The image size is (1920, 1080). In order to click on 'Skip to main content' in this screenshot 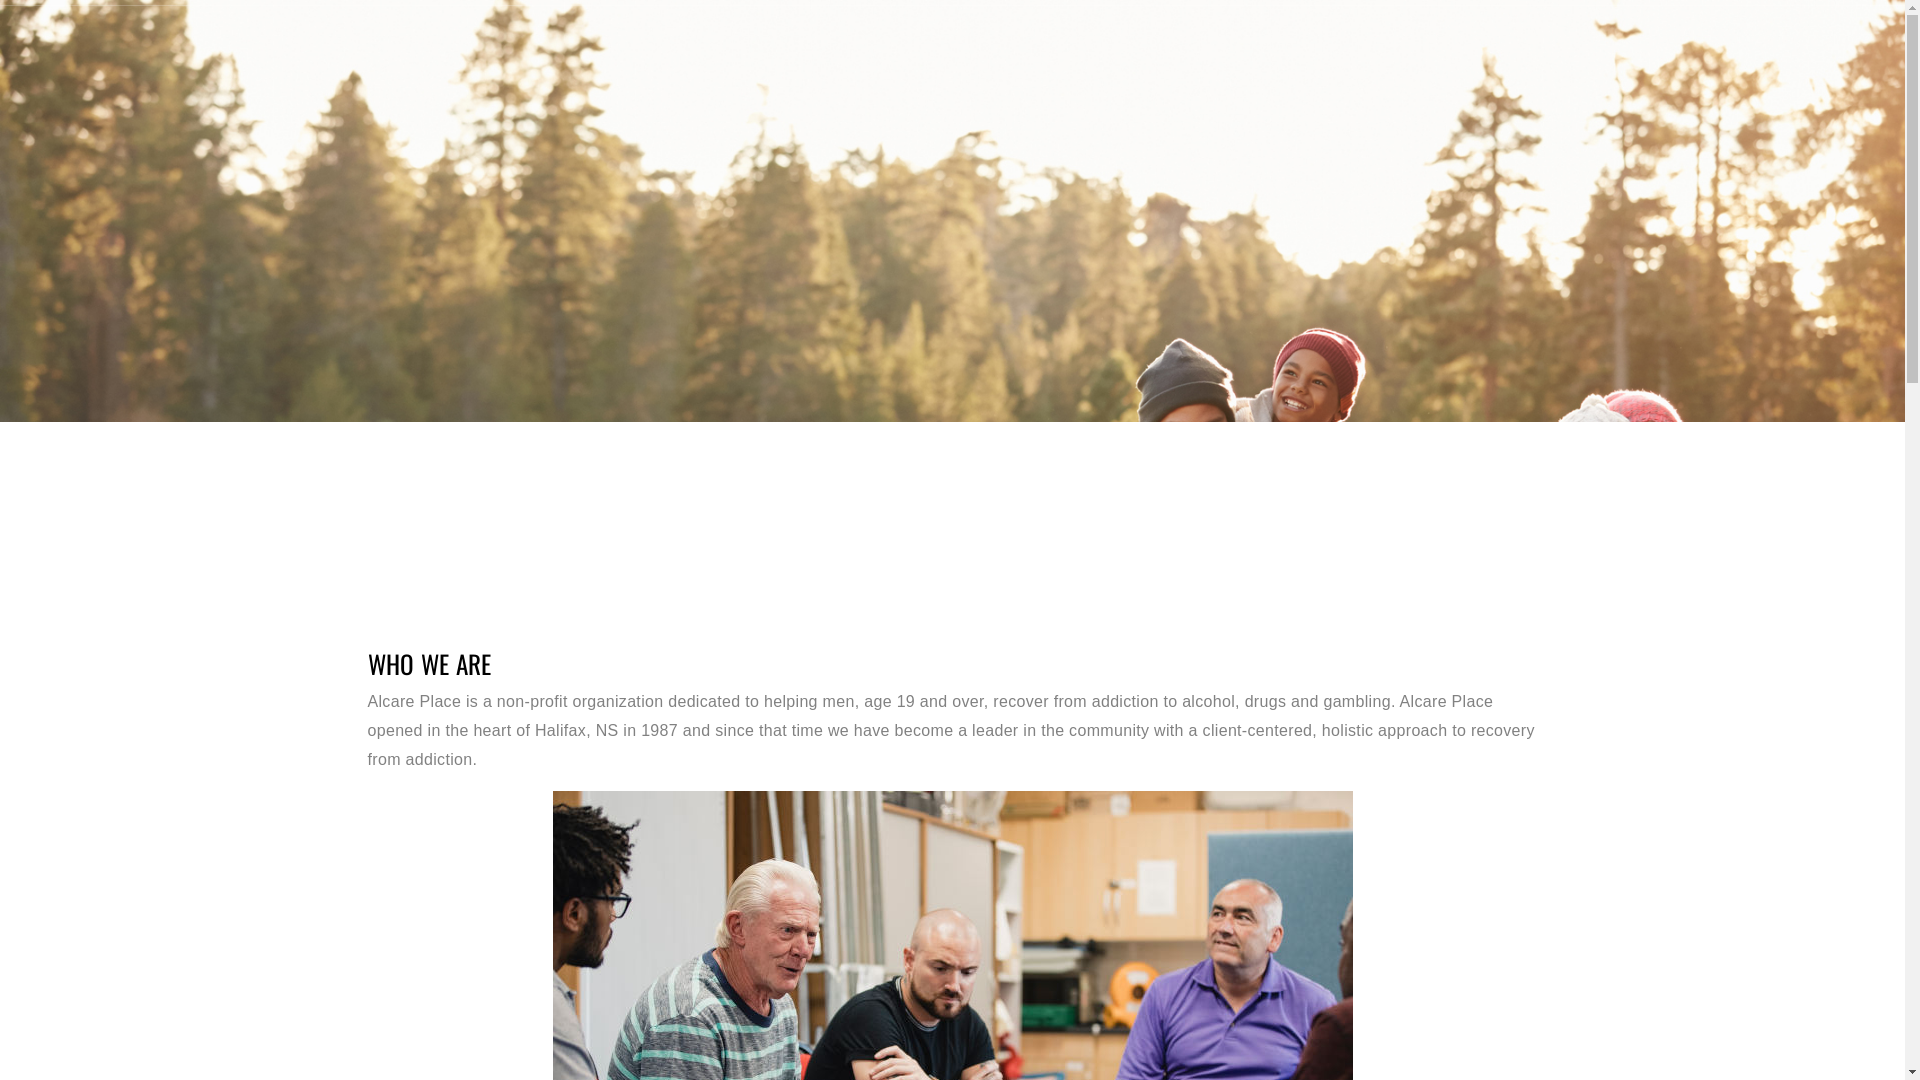, I will do `click(0, 0)`.